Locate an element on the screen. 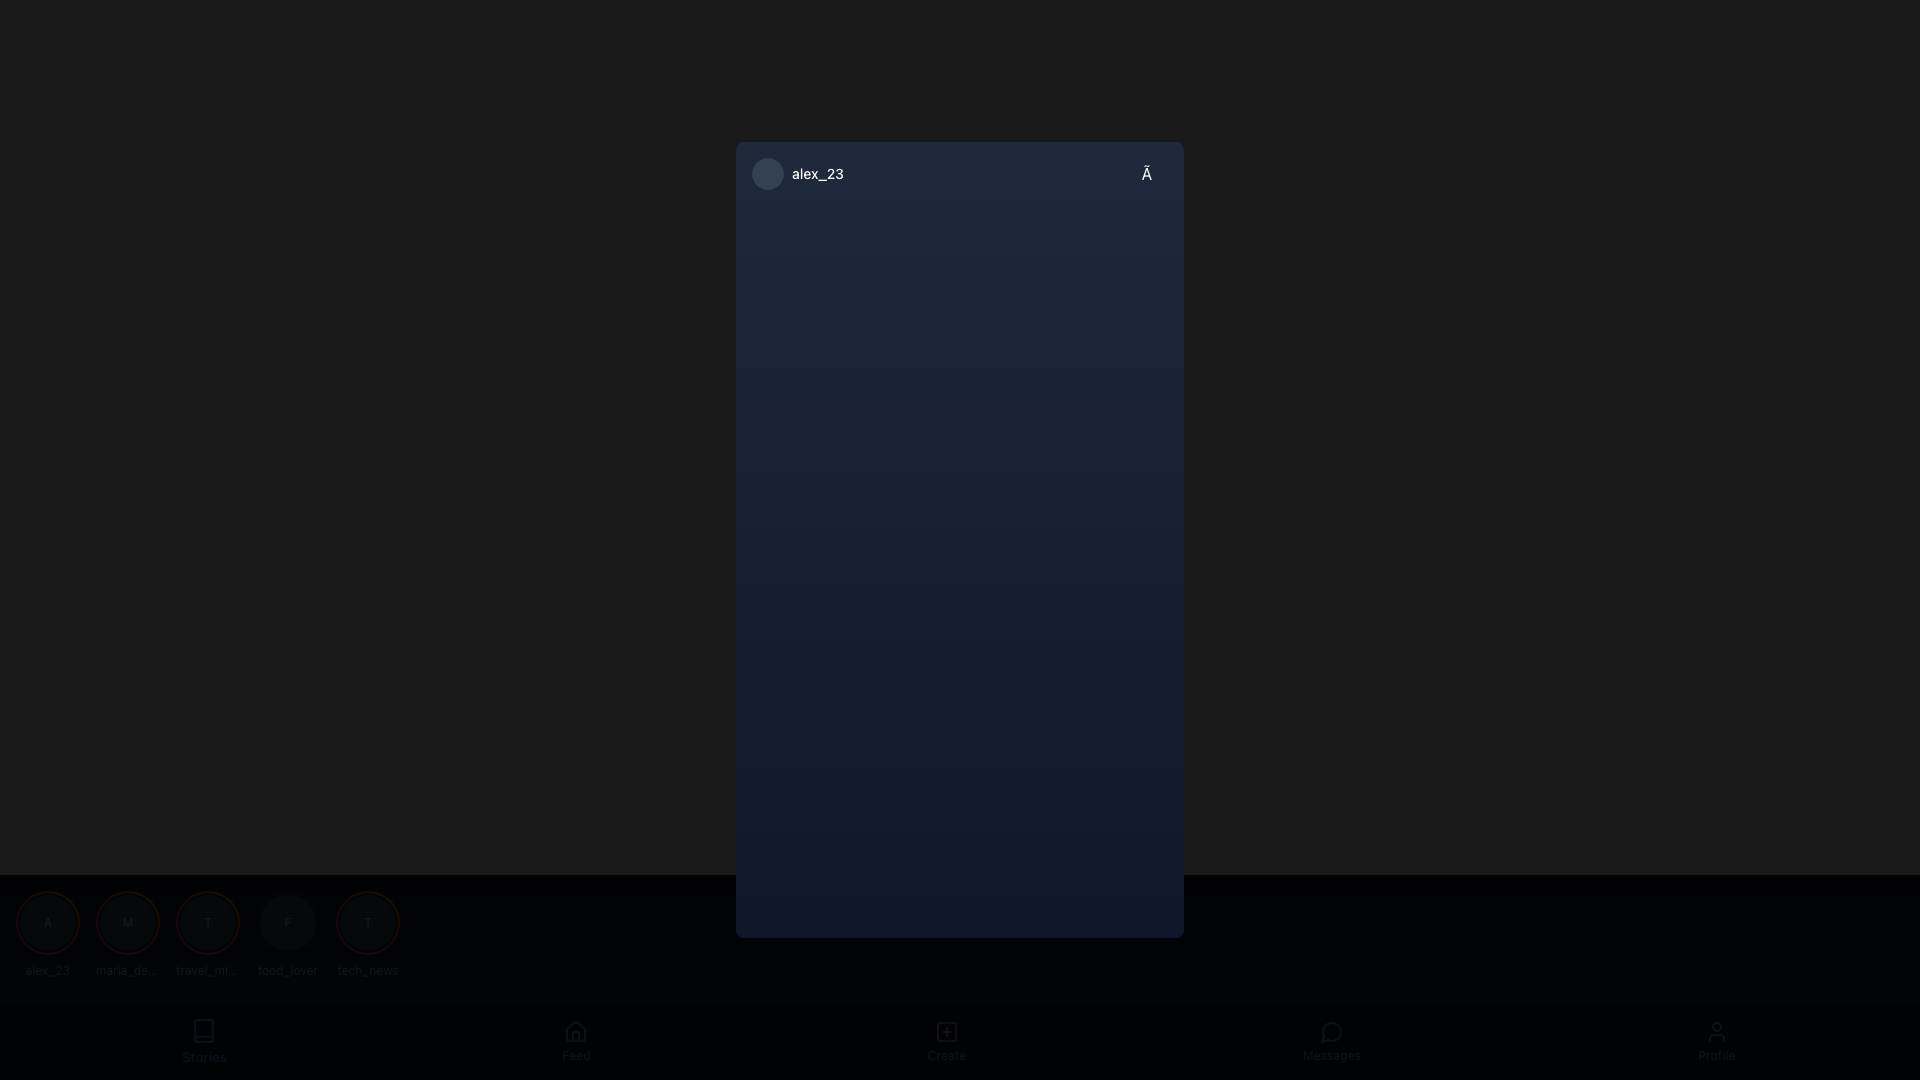  the 'Feed' button, which features a home icon and is the second item in the bottom navigation bar is located at coordinates (575, 1040).